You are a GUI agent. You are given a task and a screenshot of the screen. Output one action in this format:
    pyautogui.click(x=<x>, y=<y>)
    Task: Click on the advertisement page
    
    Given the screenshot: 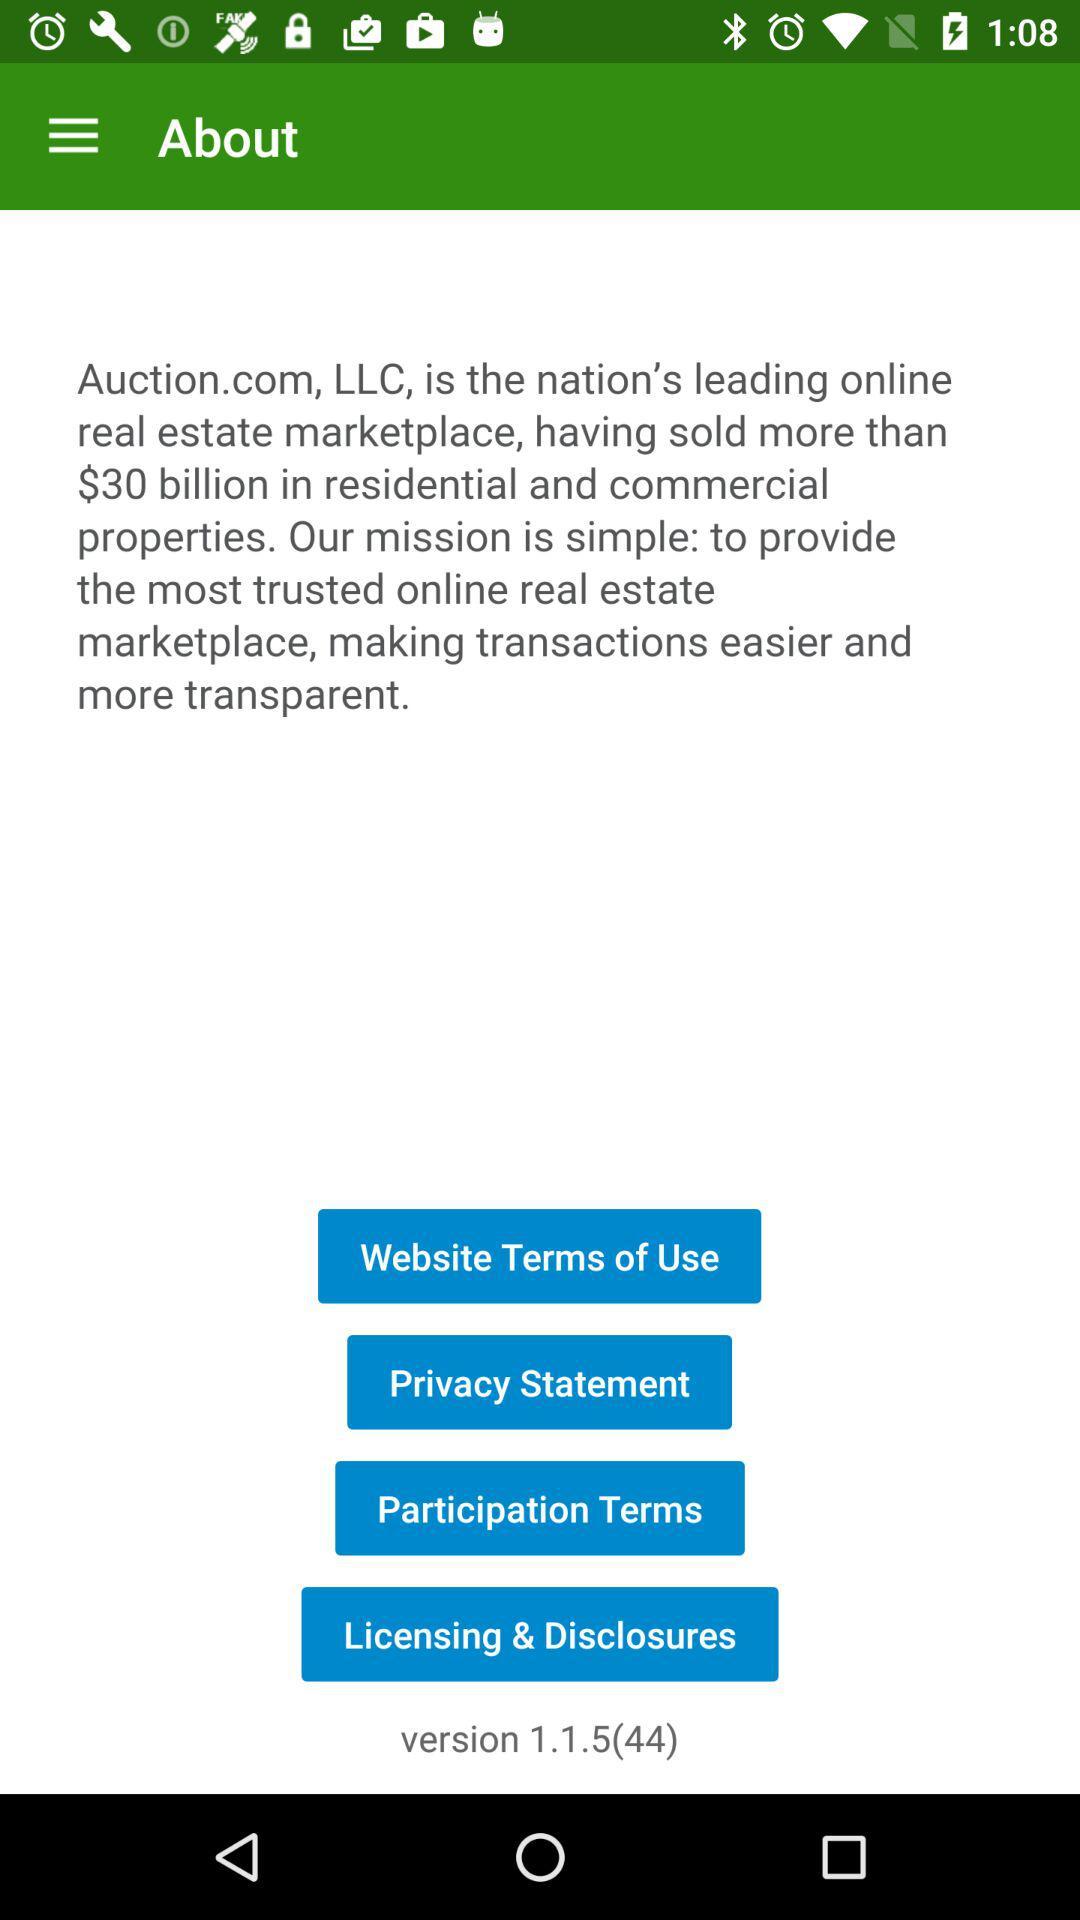 What is the action you would take?
    pyautogui.click(x=540, y=698)
    